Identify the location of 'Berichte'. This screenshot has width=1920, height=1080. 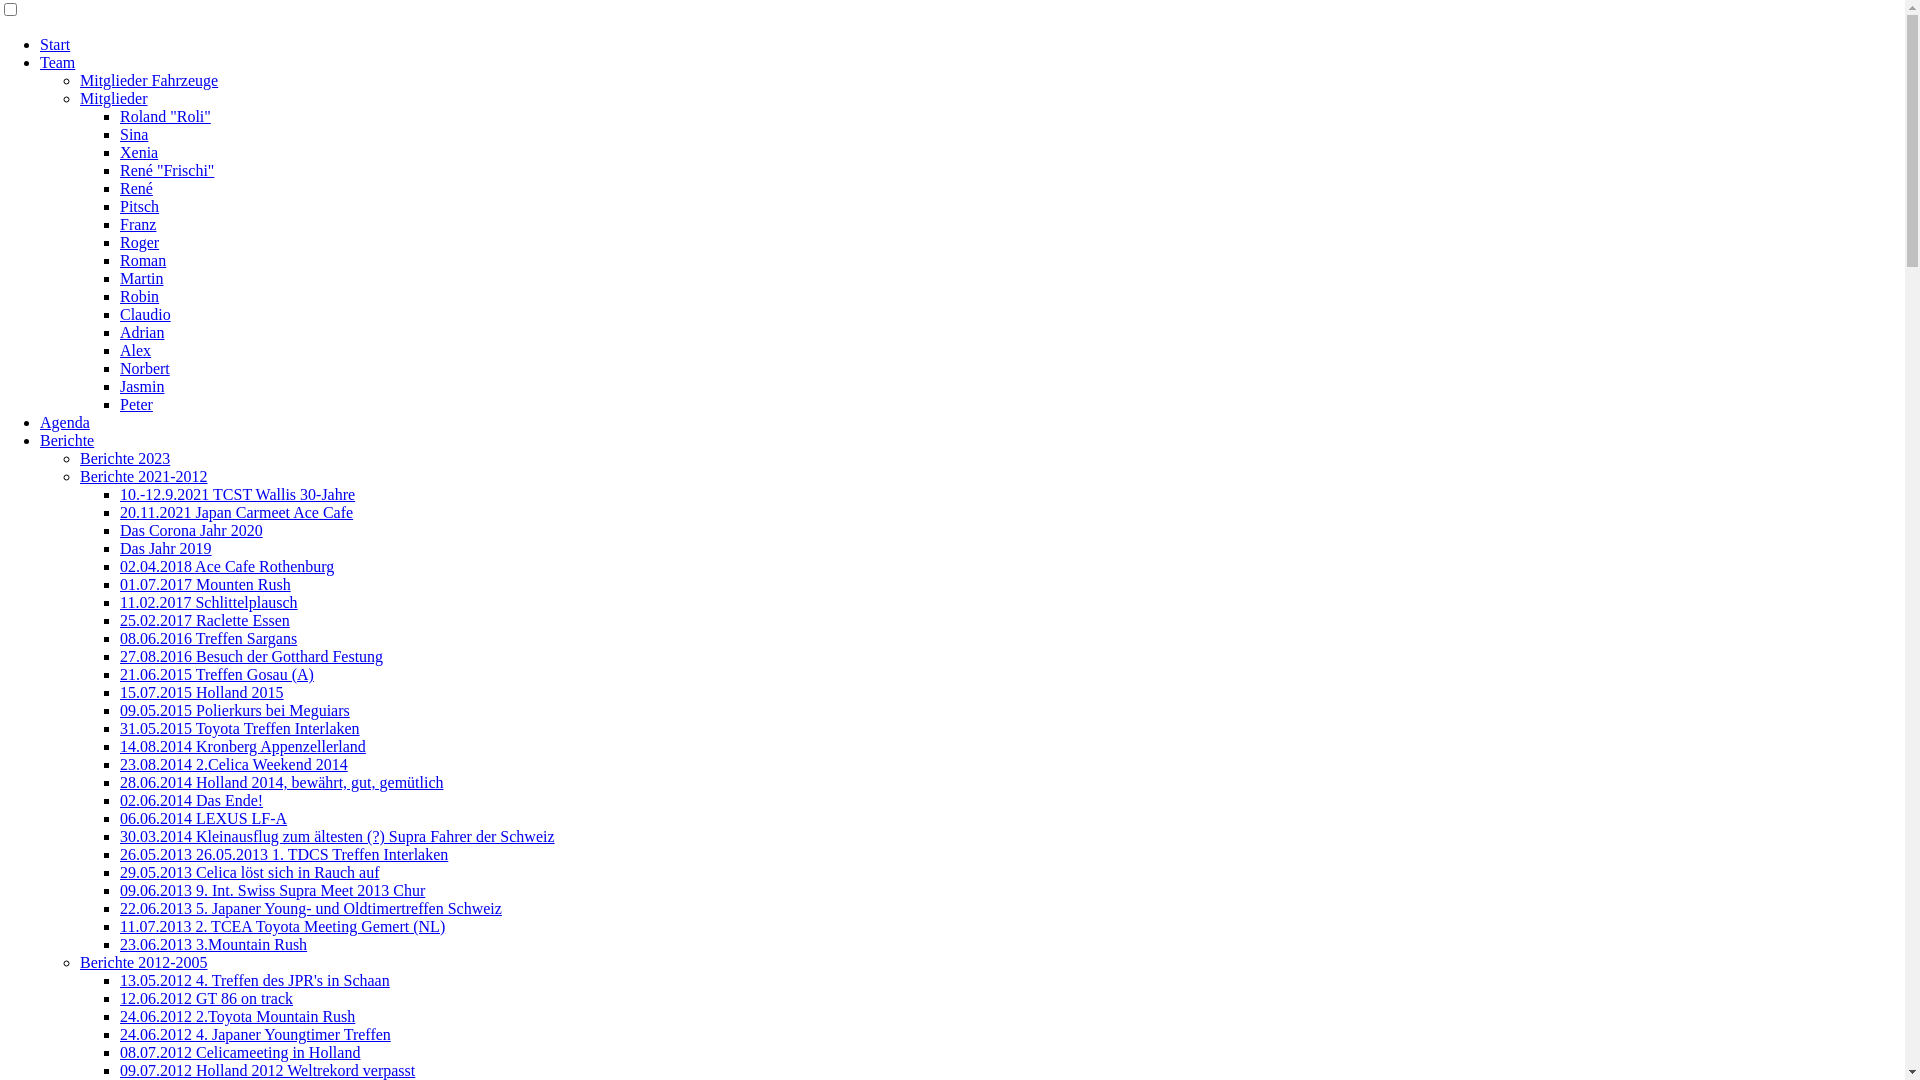
(67, 439).